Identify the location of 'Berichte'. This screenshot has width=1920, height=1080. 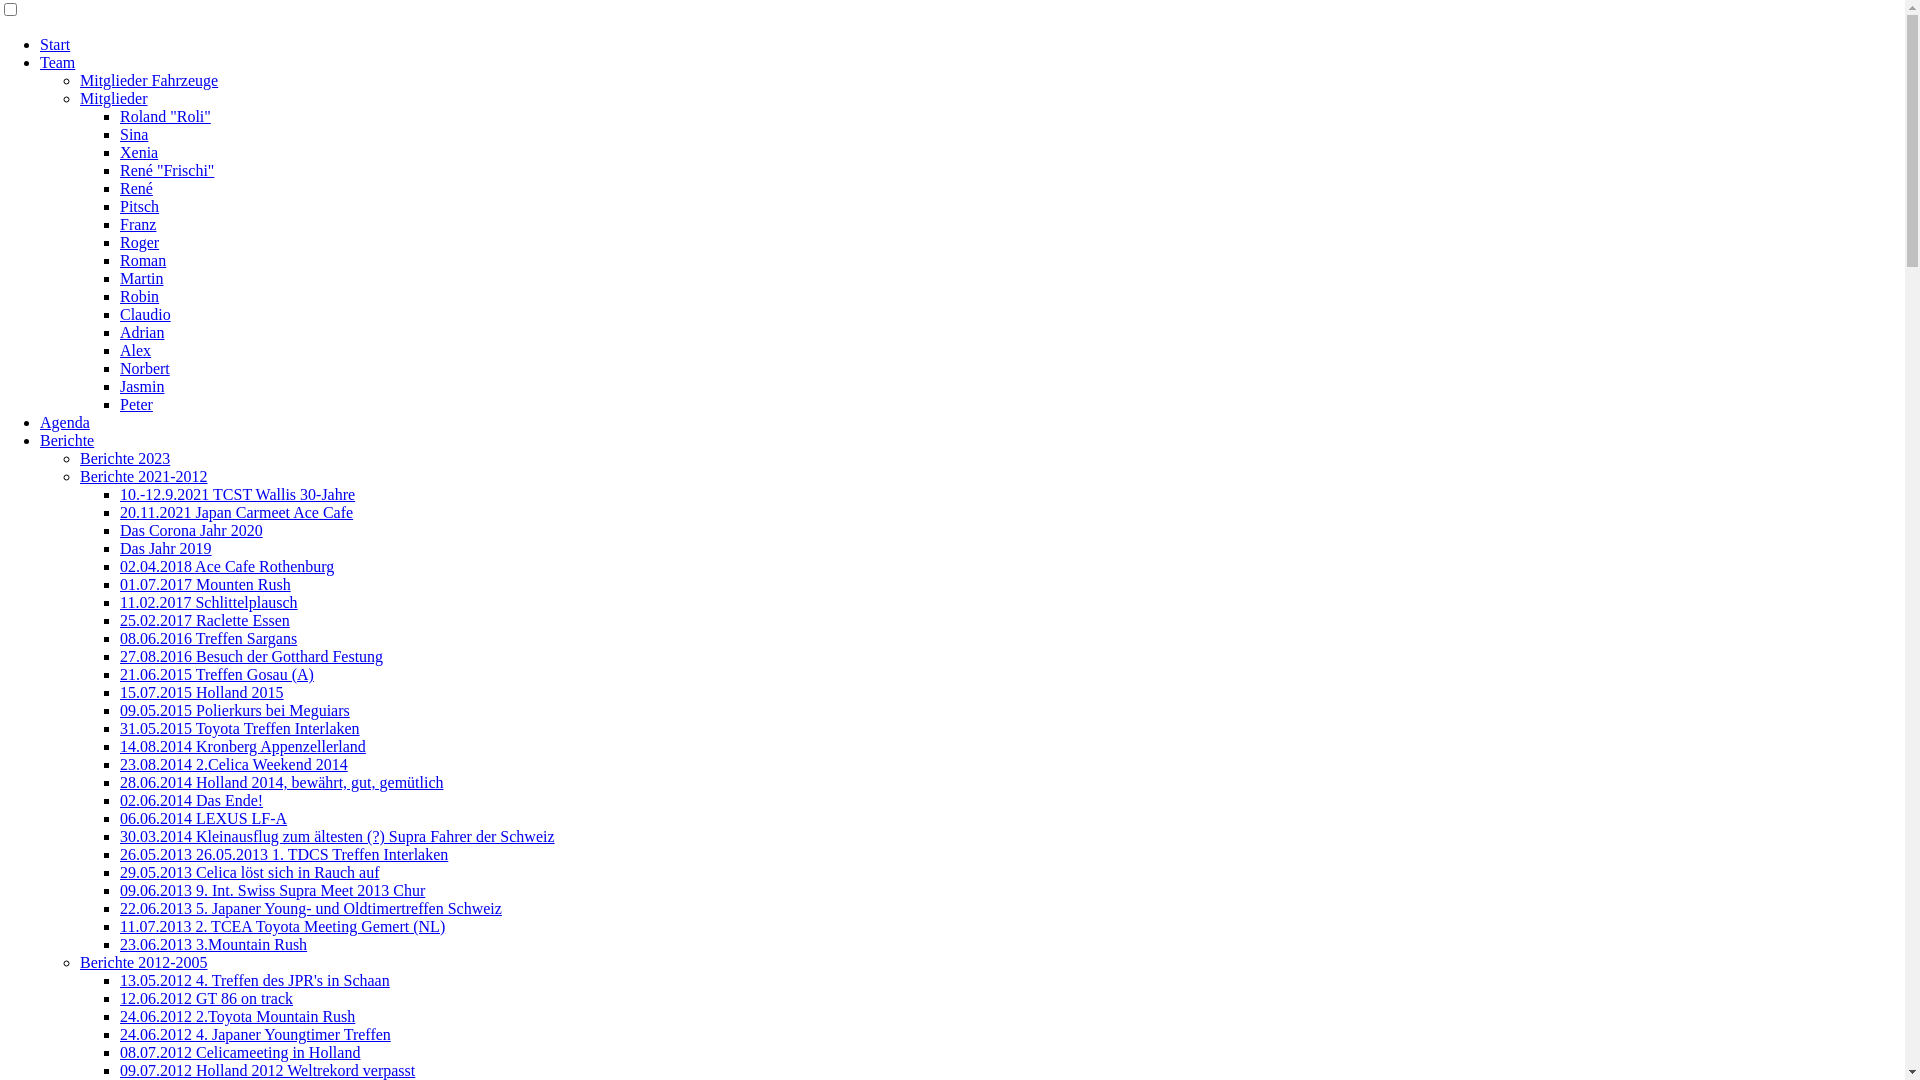
(67, 439).